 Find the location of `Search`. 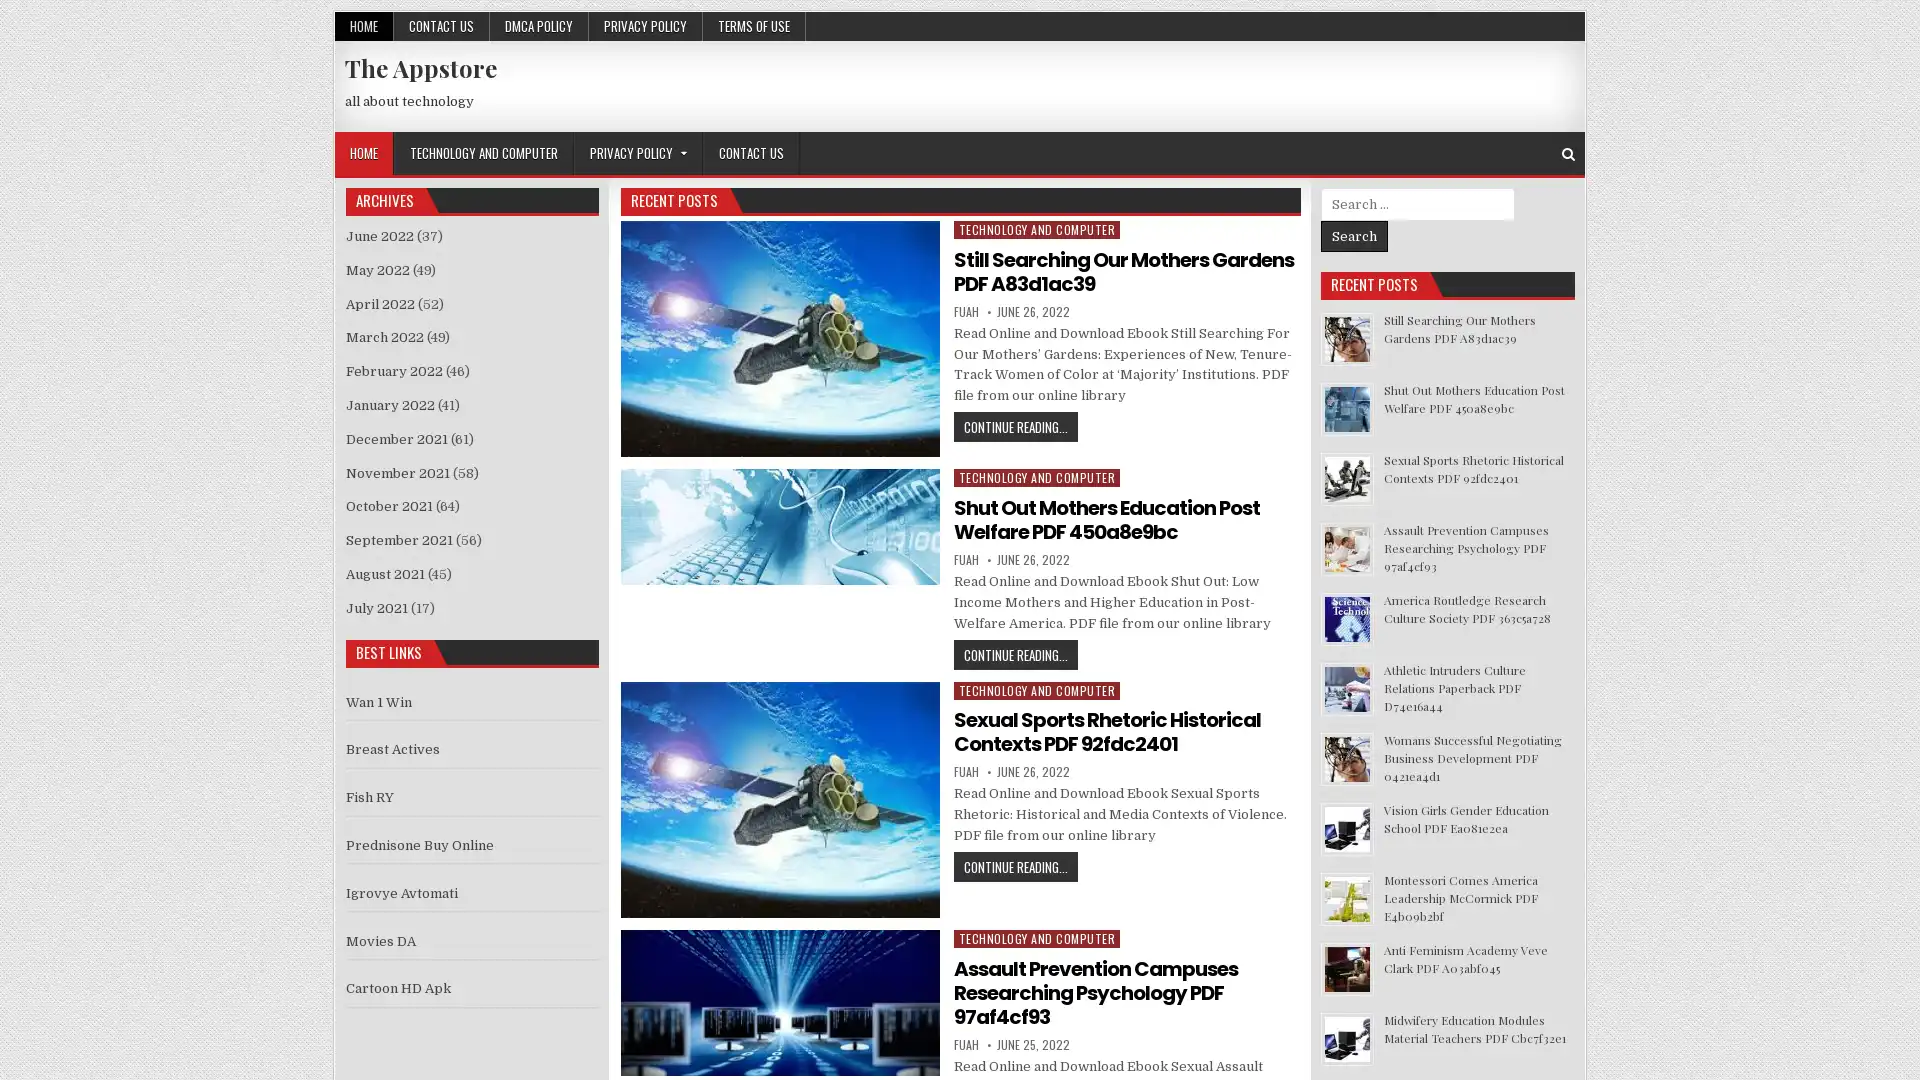

Search is located at coordinates (1354, 235).